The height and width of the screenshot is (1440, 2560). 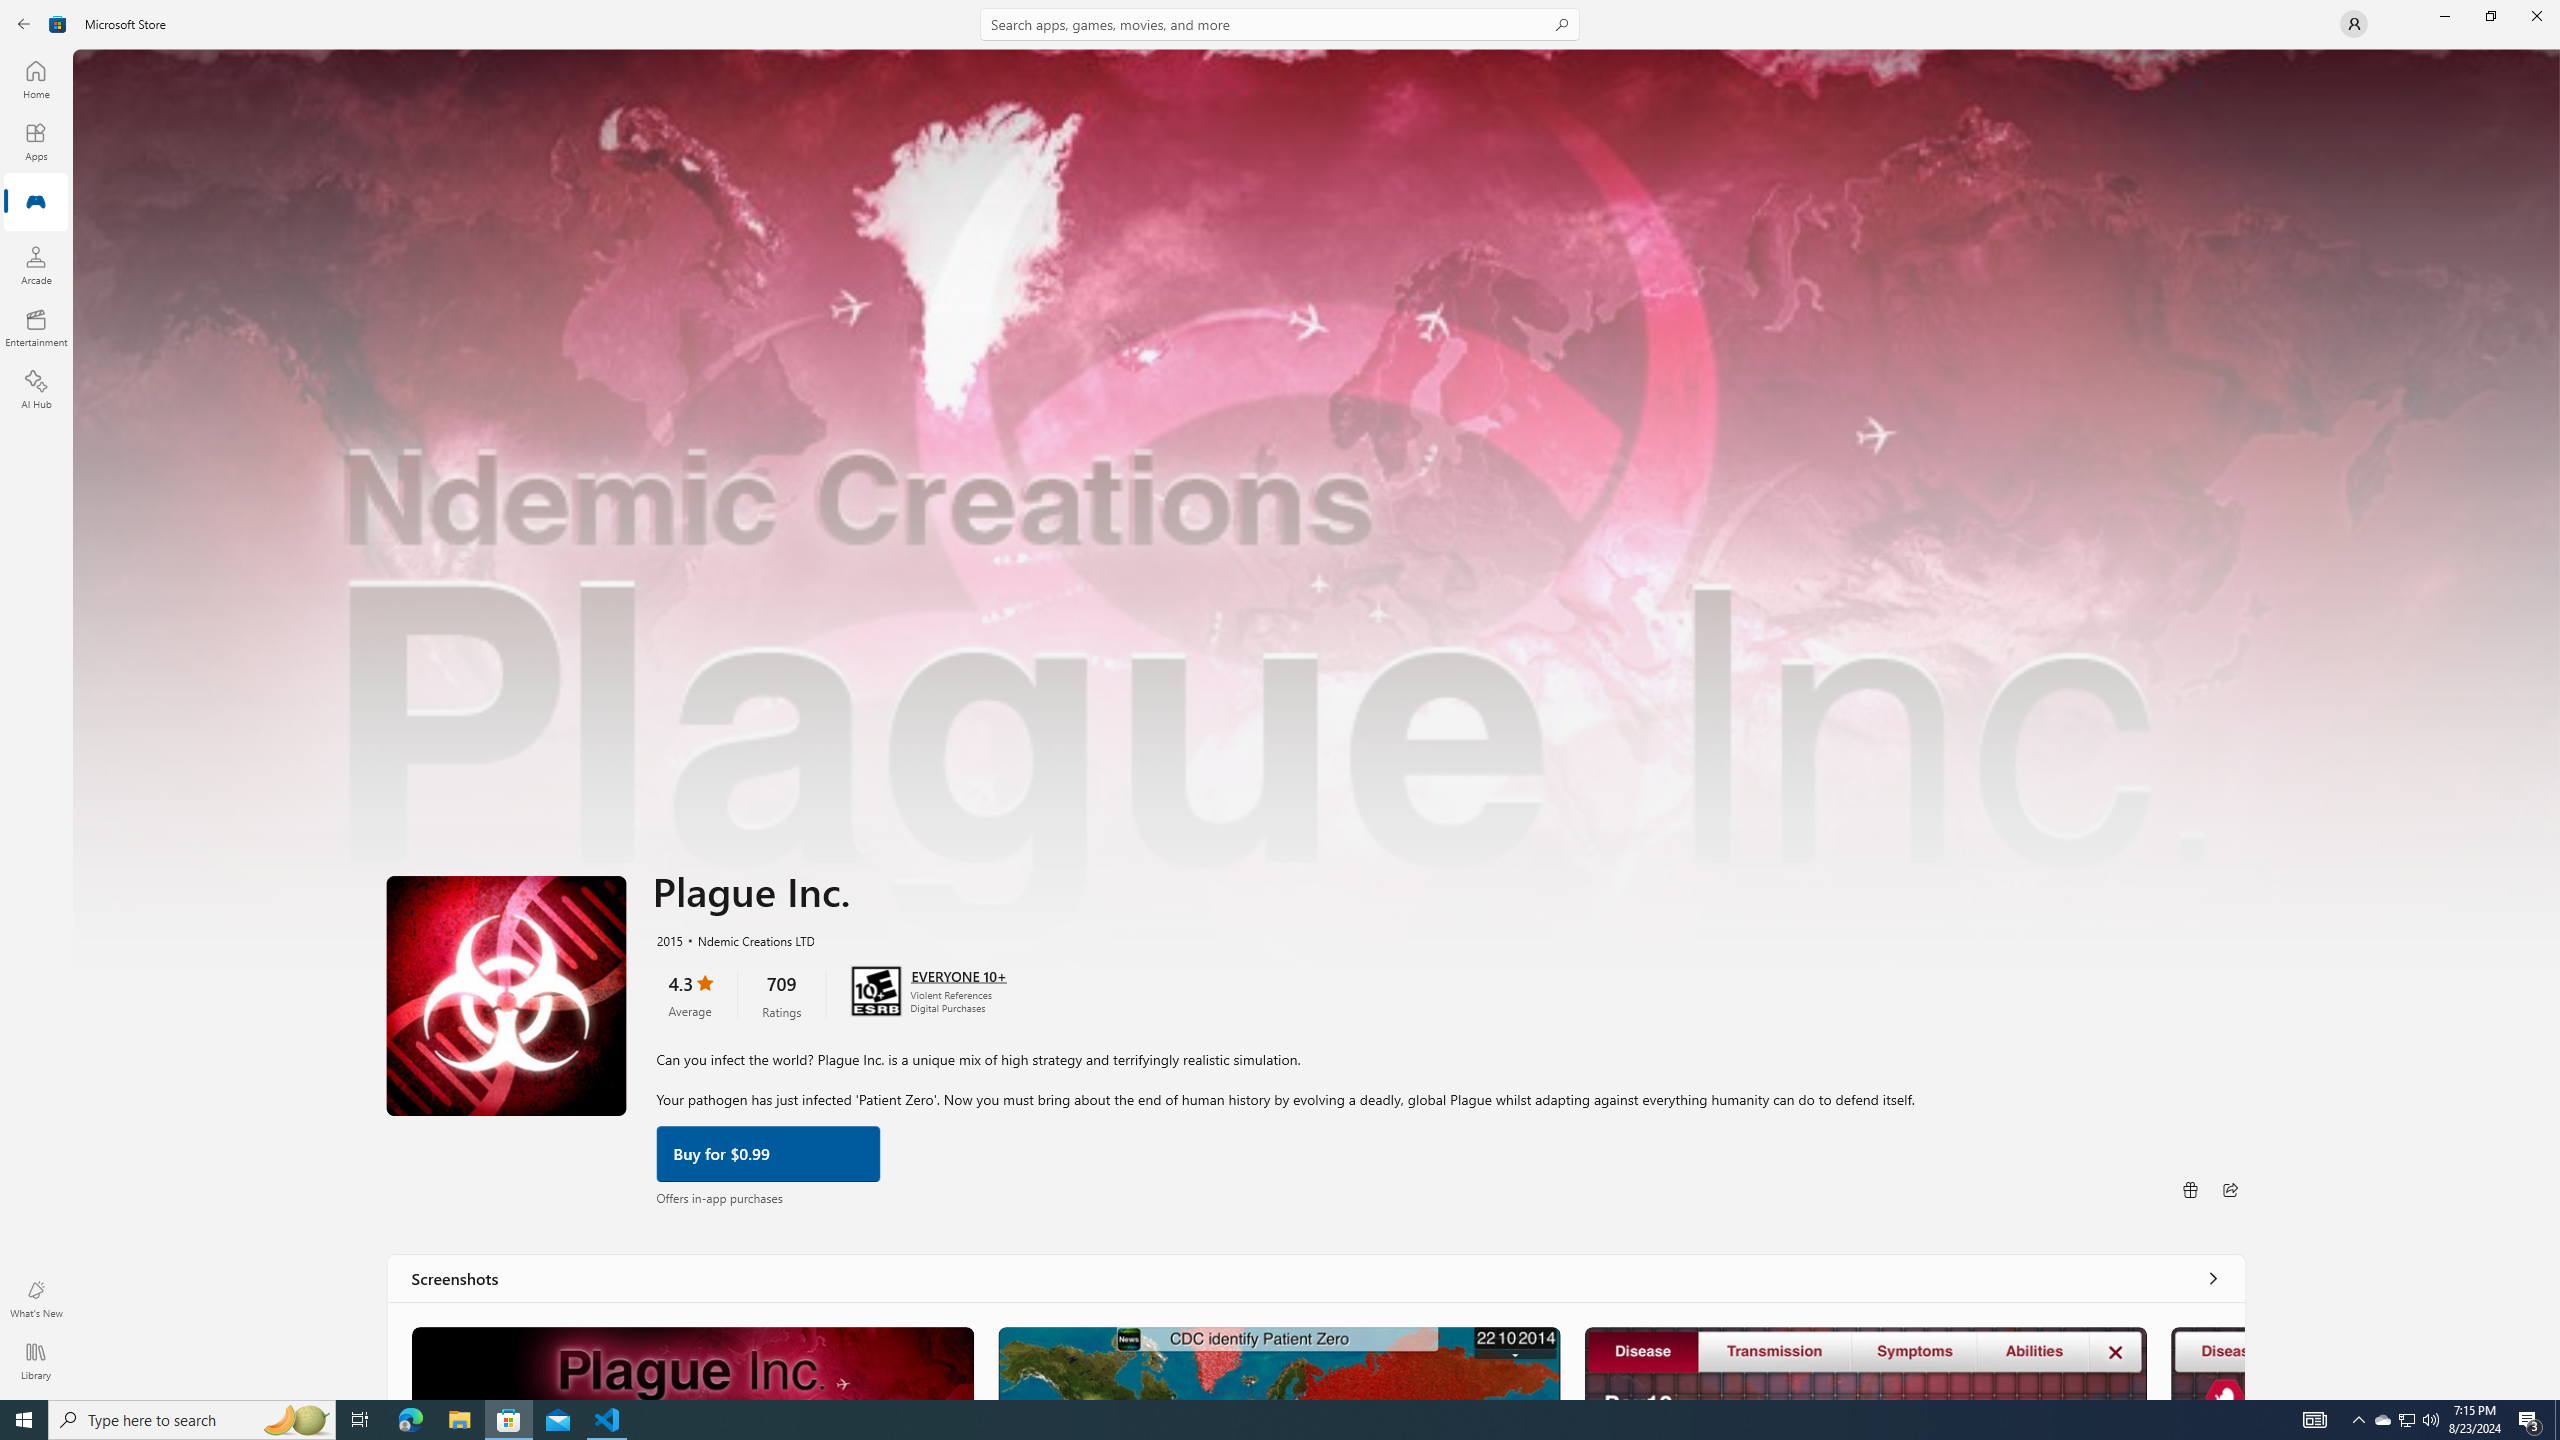 I want to click on 'Minimize Microsoft Store', so click(x=2443, y=15).